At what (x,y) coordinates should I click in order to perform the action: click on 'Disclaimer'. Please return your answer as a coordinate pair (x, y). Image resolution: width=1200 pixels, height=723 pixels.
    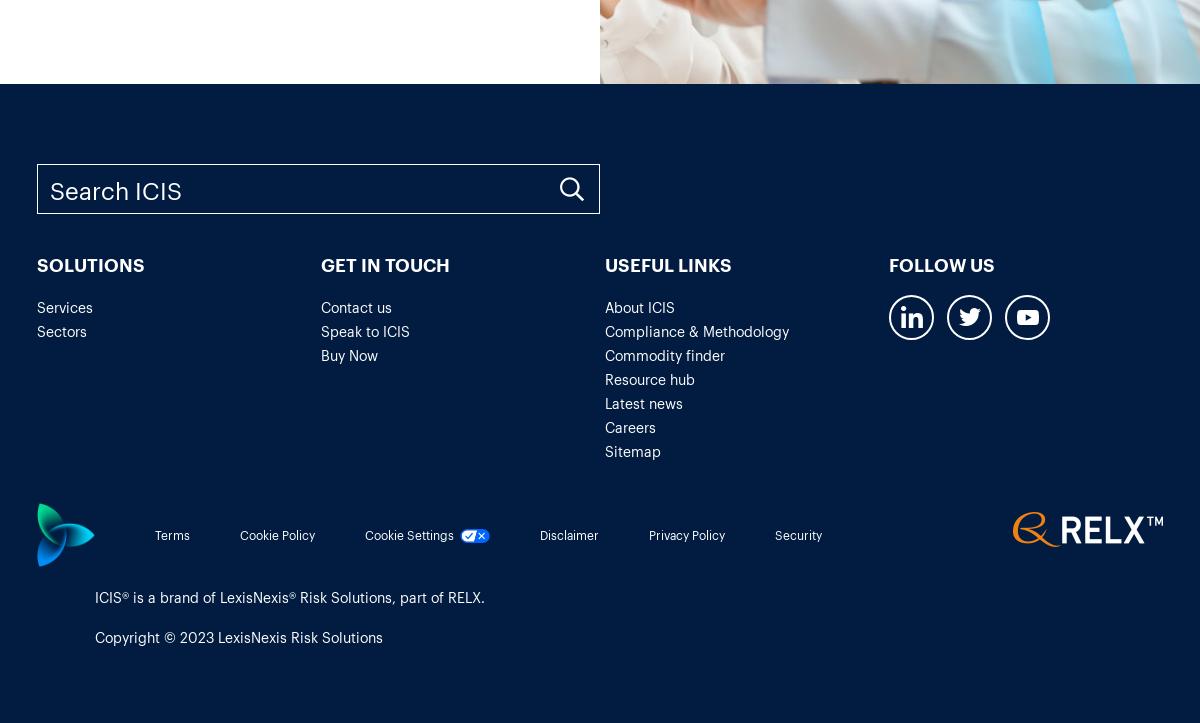
    Looking at the image, I should click on (568, 533).